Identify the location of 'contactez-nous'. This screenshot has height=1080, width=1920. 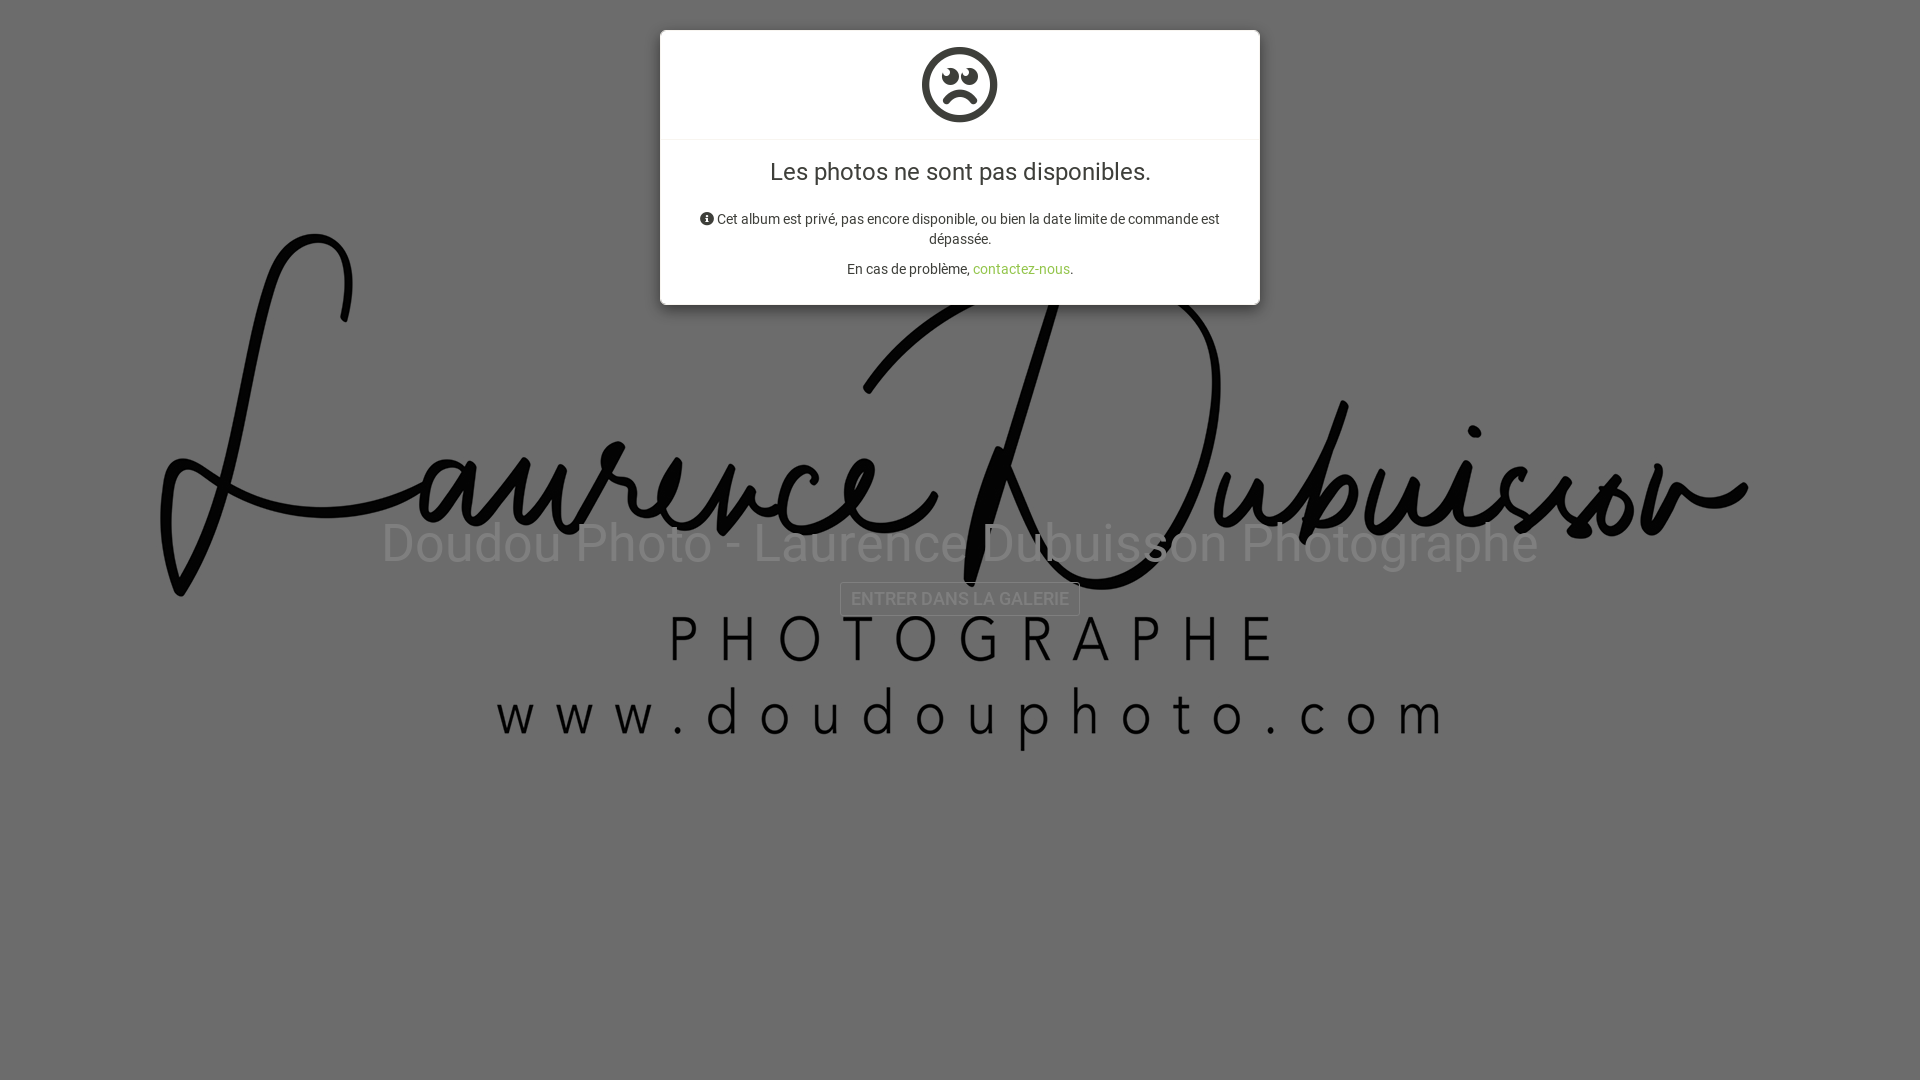
(971, 268).